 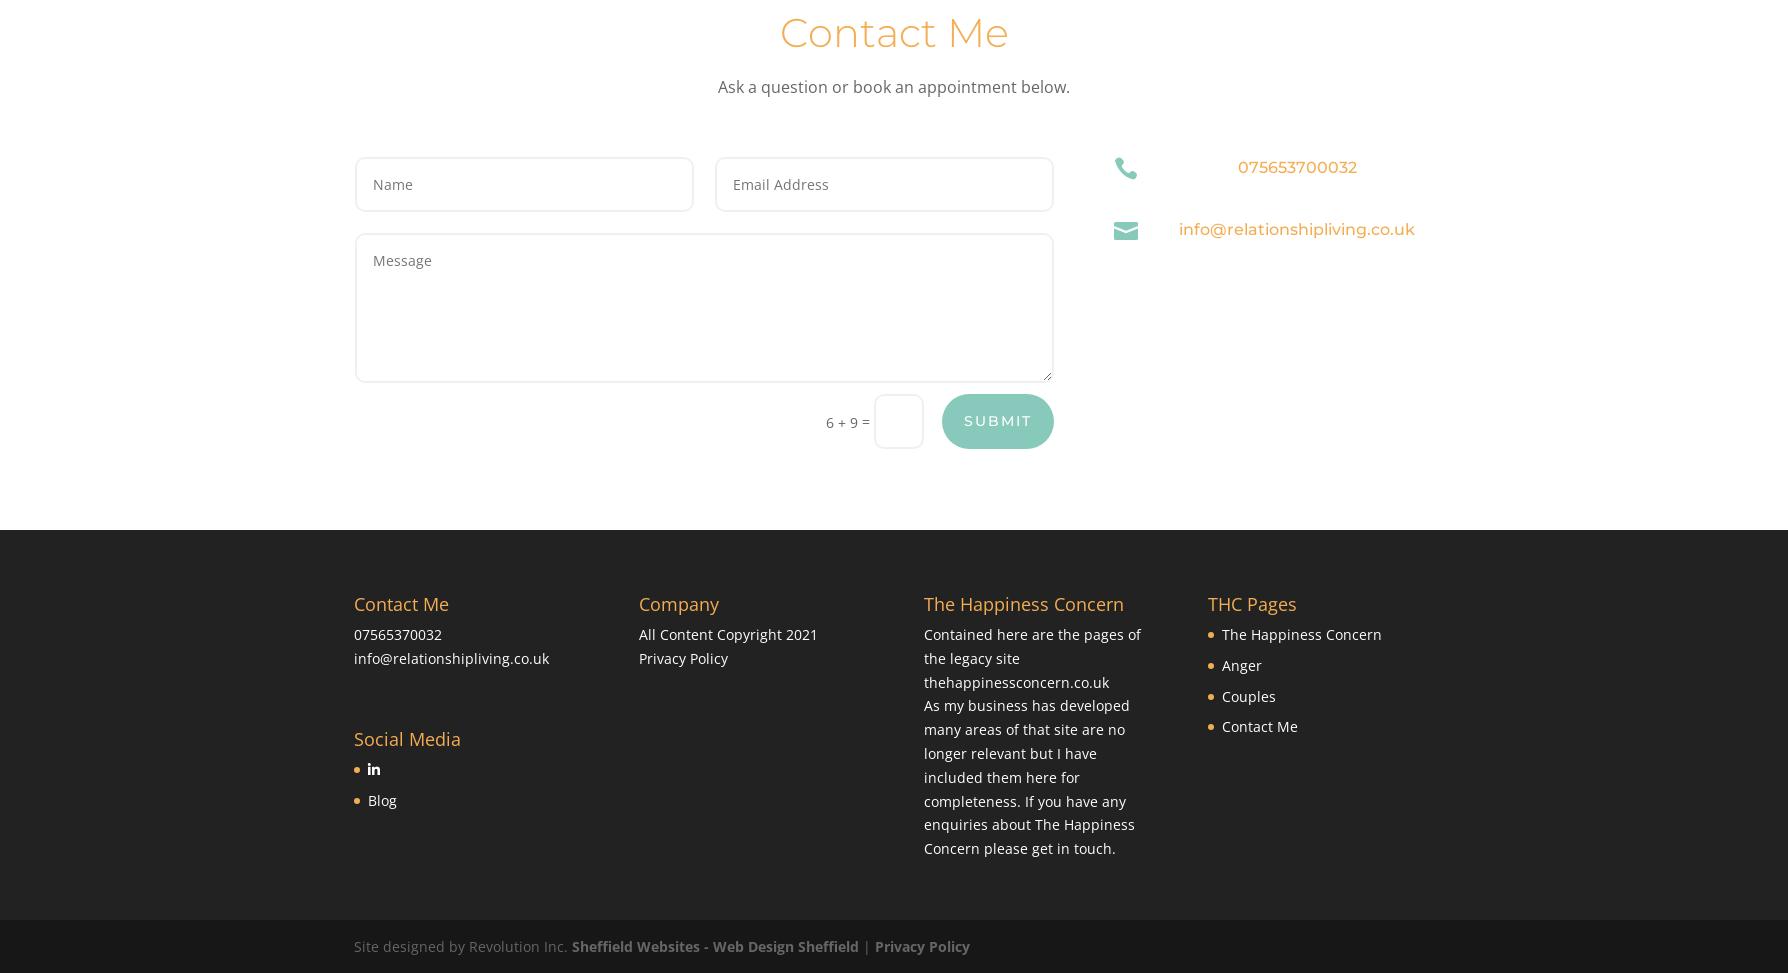 What do you see at coordinates (1247, 695) in the screenshot?
I see `'Couples'` at bounding box center [1247, 695].